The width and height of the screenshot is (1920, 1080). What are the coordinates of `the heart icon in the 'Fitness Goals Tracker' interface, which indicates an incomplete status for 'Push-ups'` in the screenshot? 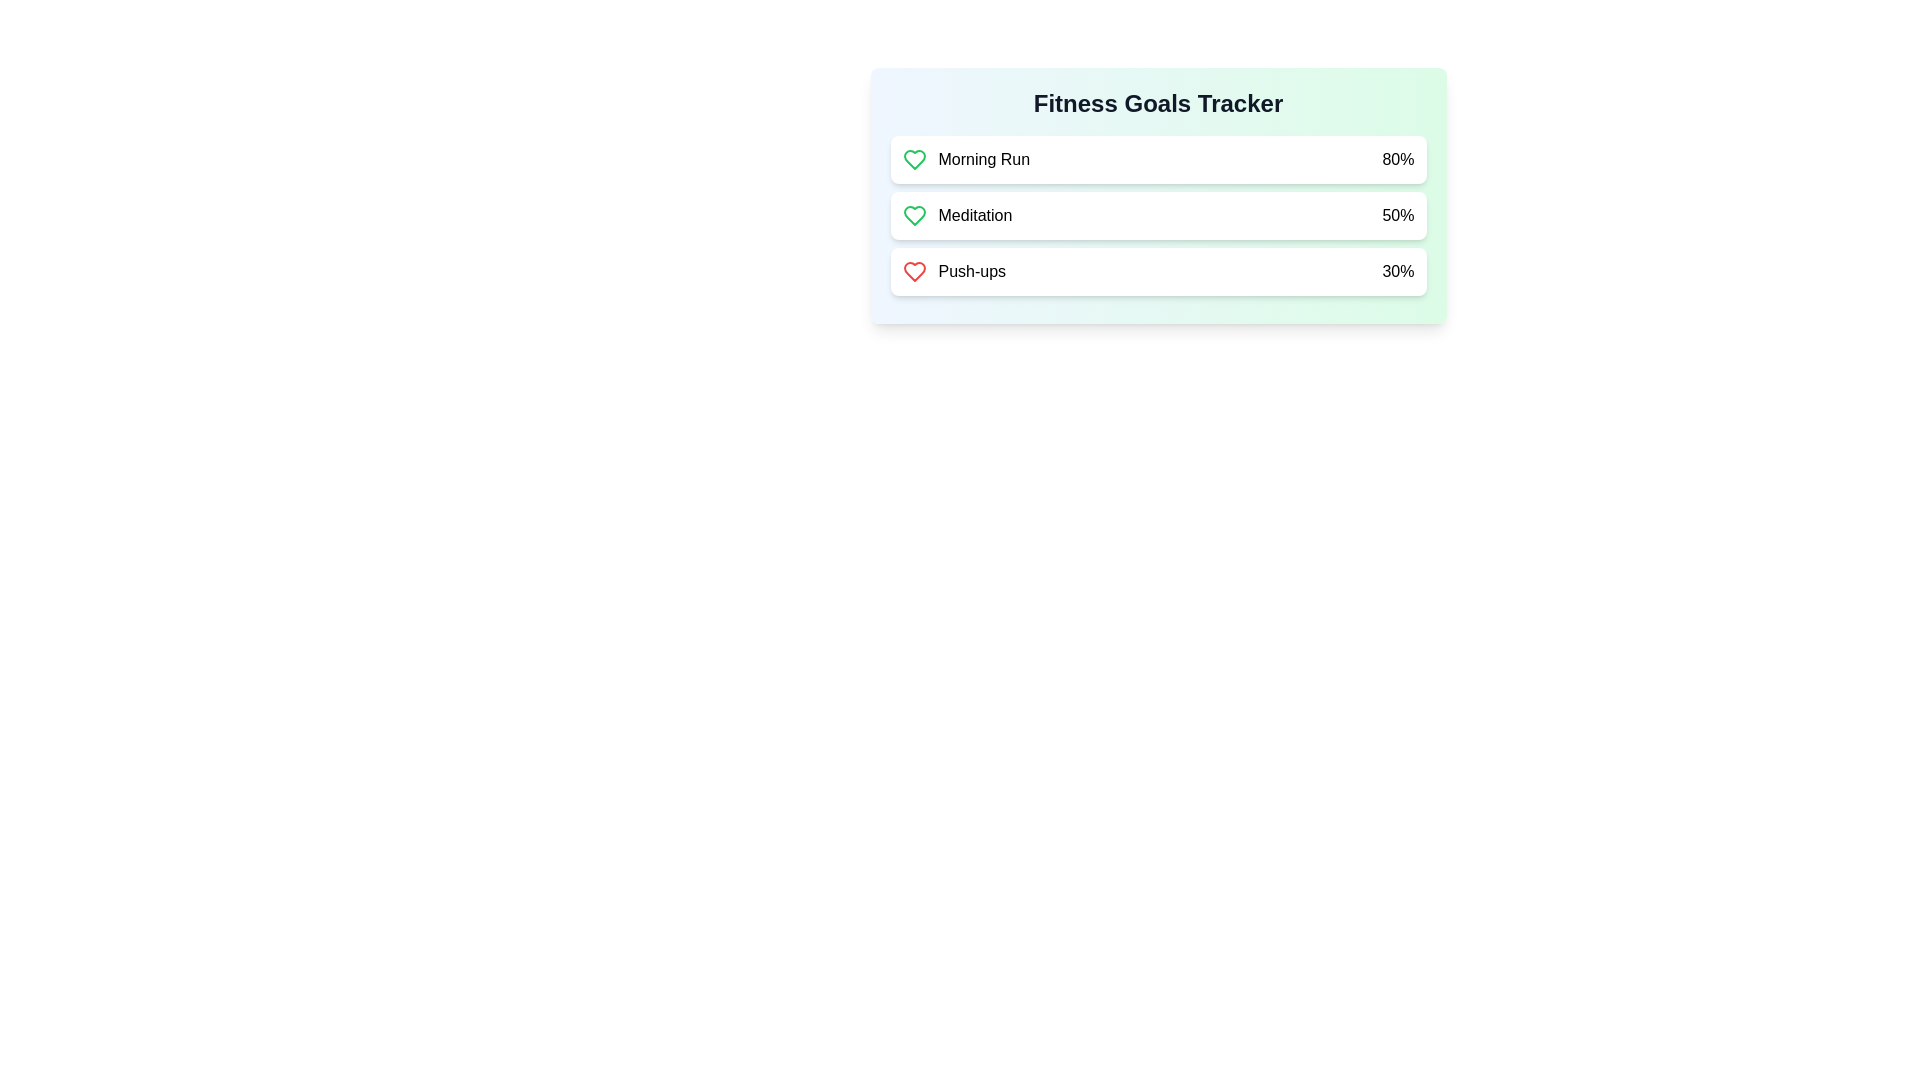 It's located at (913, 272).